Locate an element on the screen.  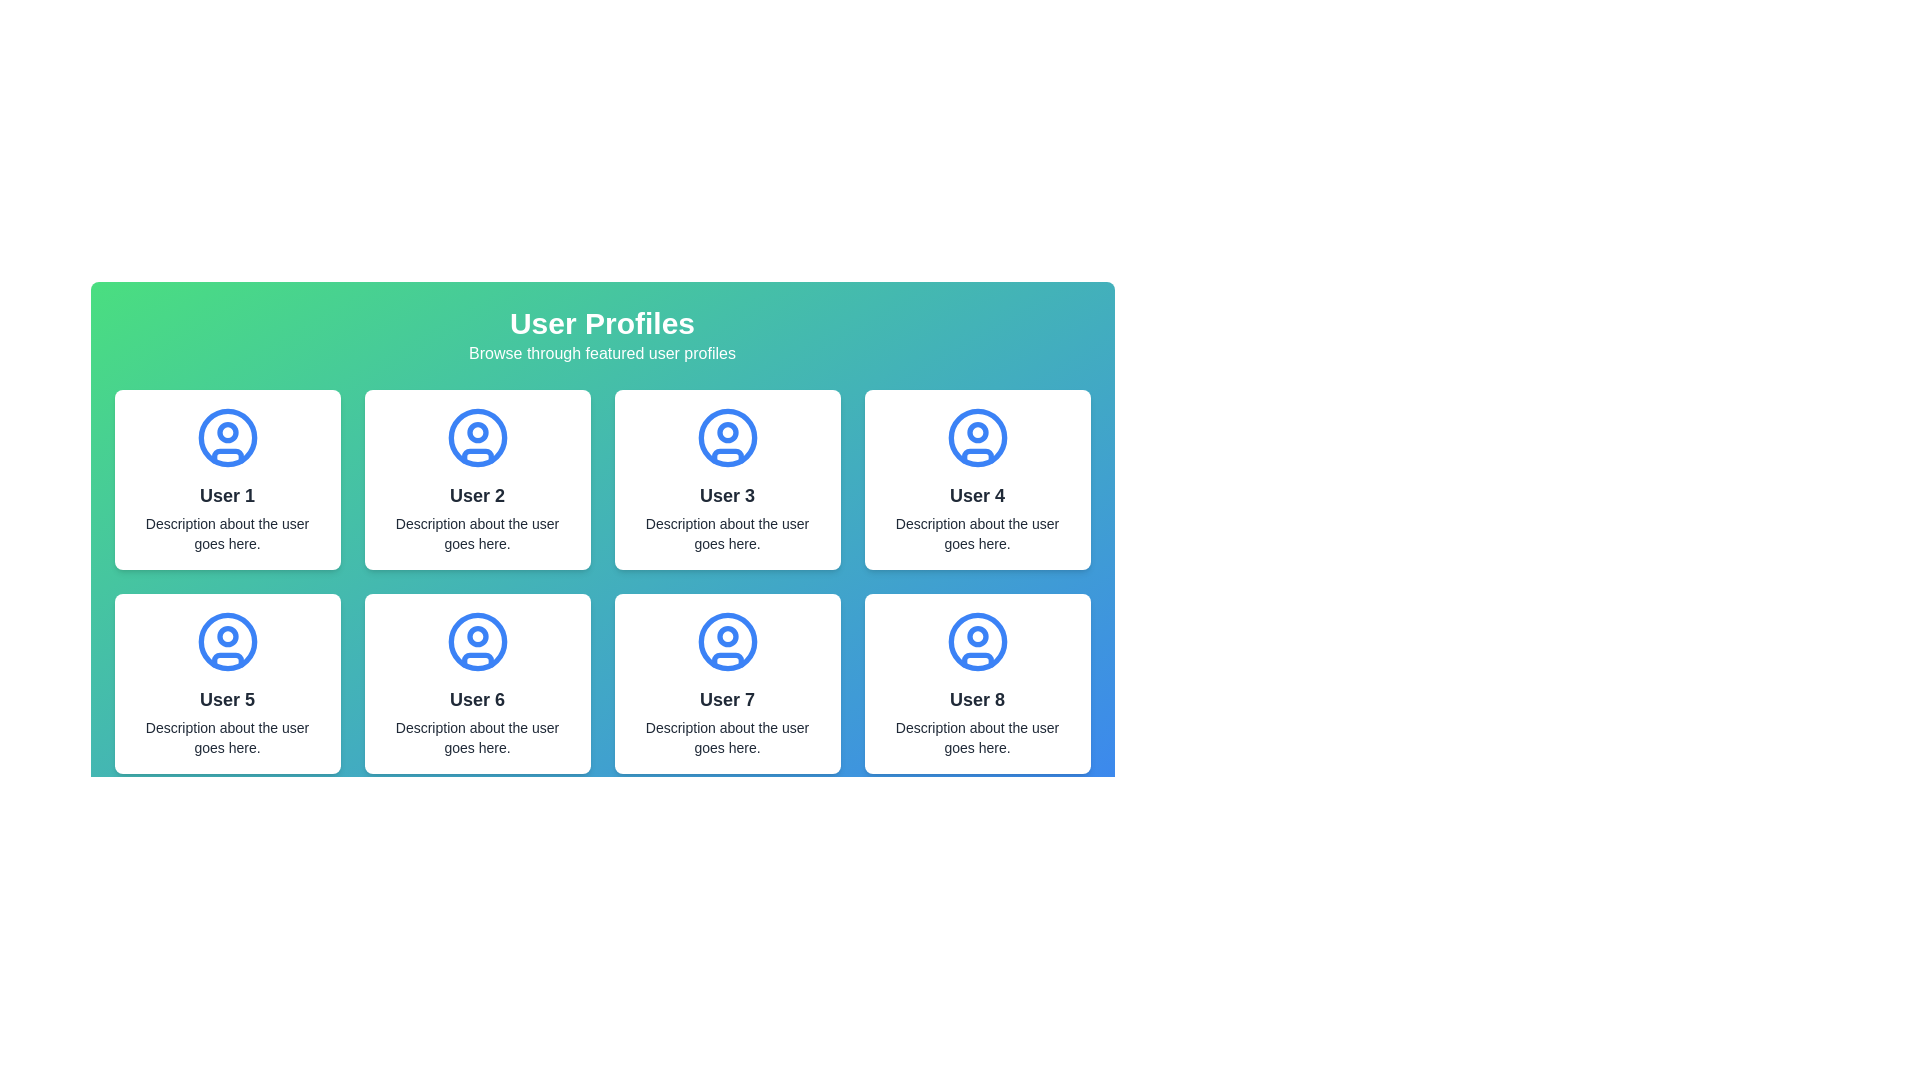
the small circular graphic element located centrally within the user profile icon labeled 'User 6' is located at coordinates (476, 636).